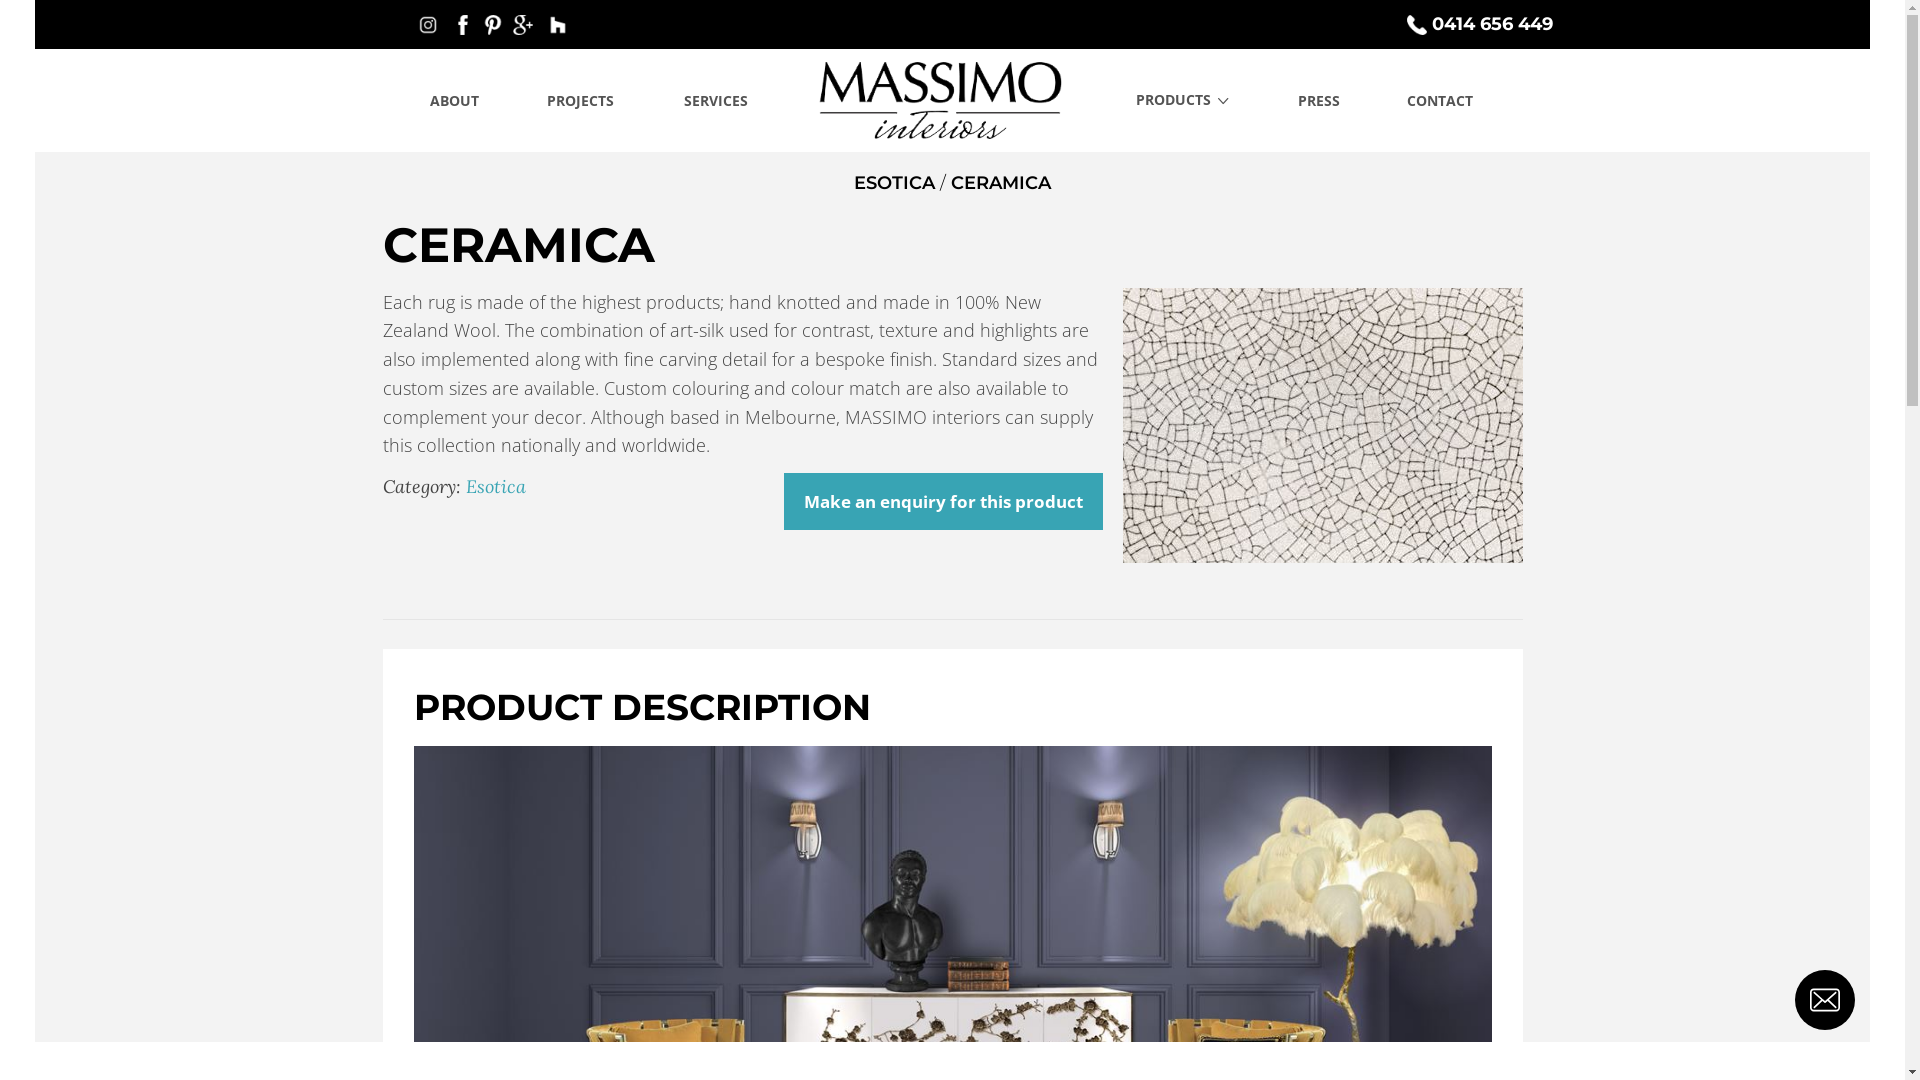 The image size is (1920, 1080). I want to click on '0414 656 449', so click(1482, 23).